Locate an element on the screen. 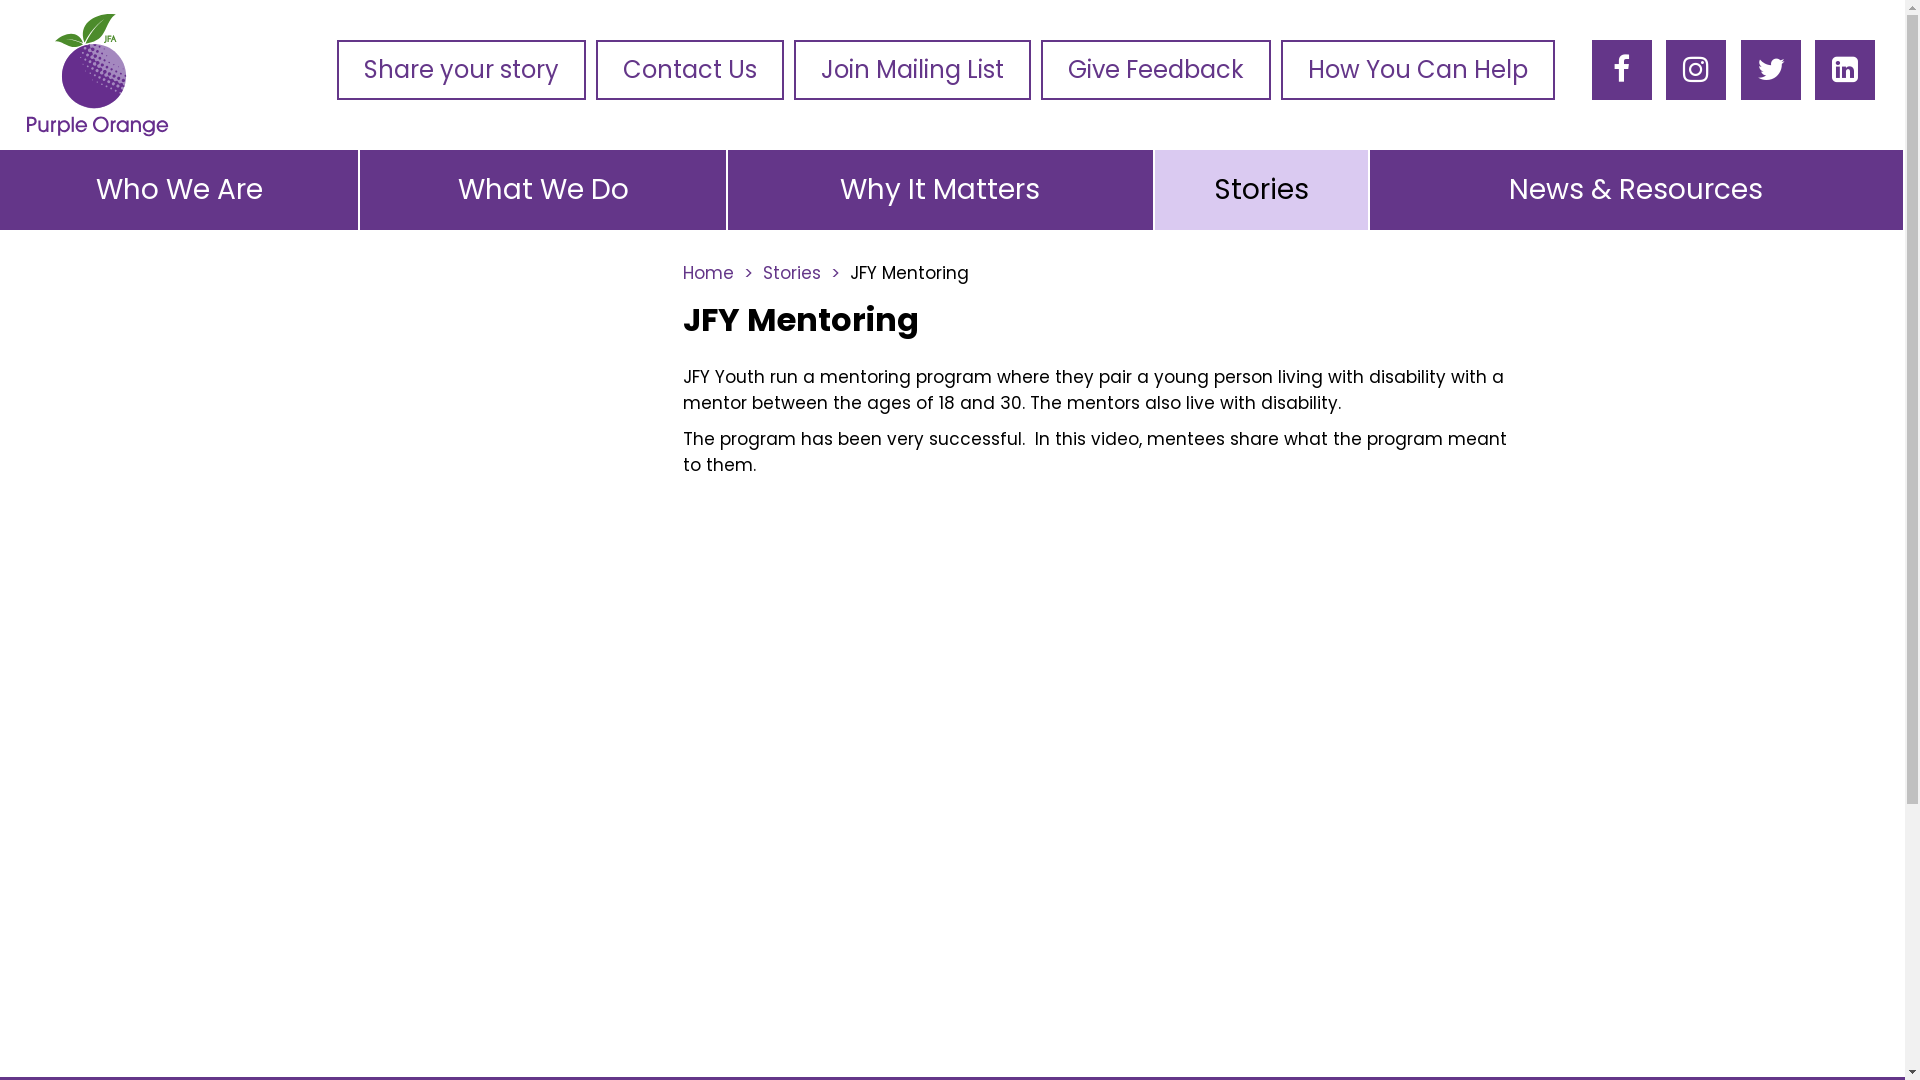  'Instagram' is located at coordinates (1682, 68).